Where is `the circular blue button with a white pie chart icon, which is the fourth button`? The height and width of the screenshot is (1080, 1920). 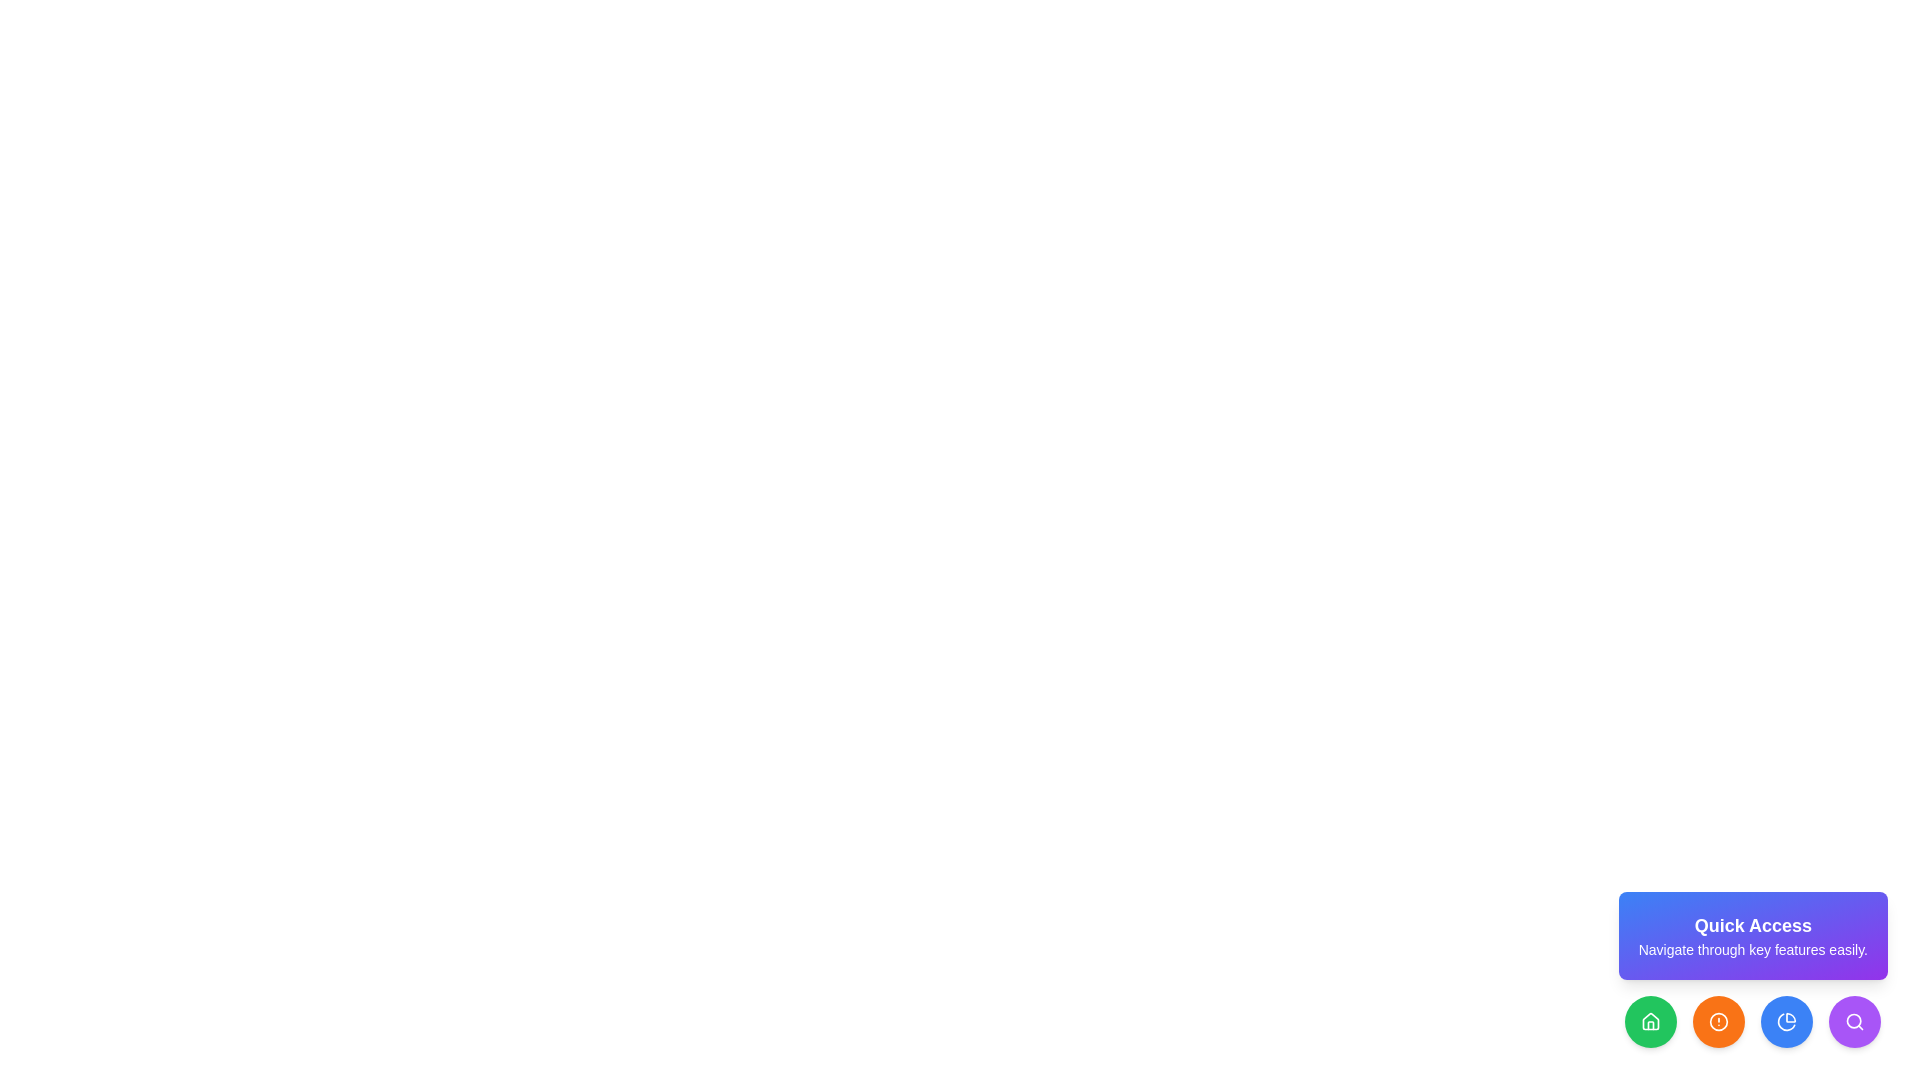 the circular blue button with a white pie chart icon, which is the fourth button is located at coordinates (1787, 1022).